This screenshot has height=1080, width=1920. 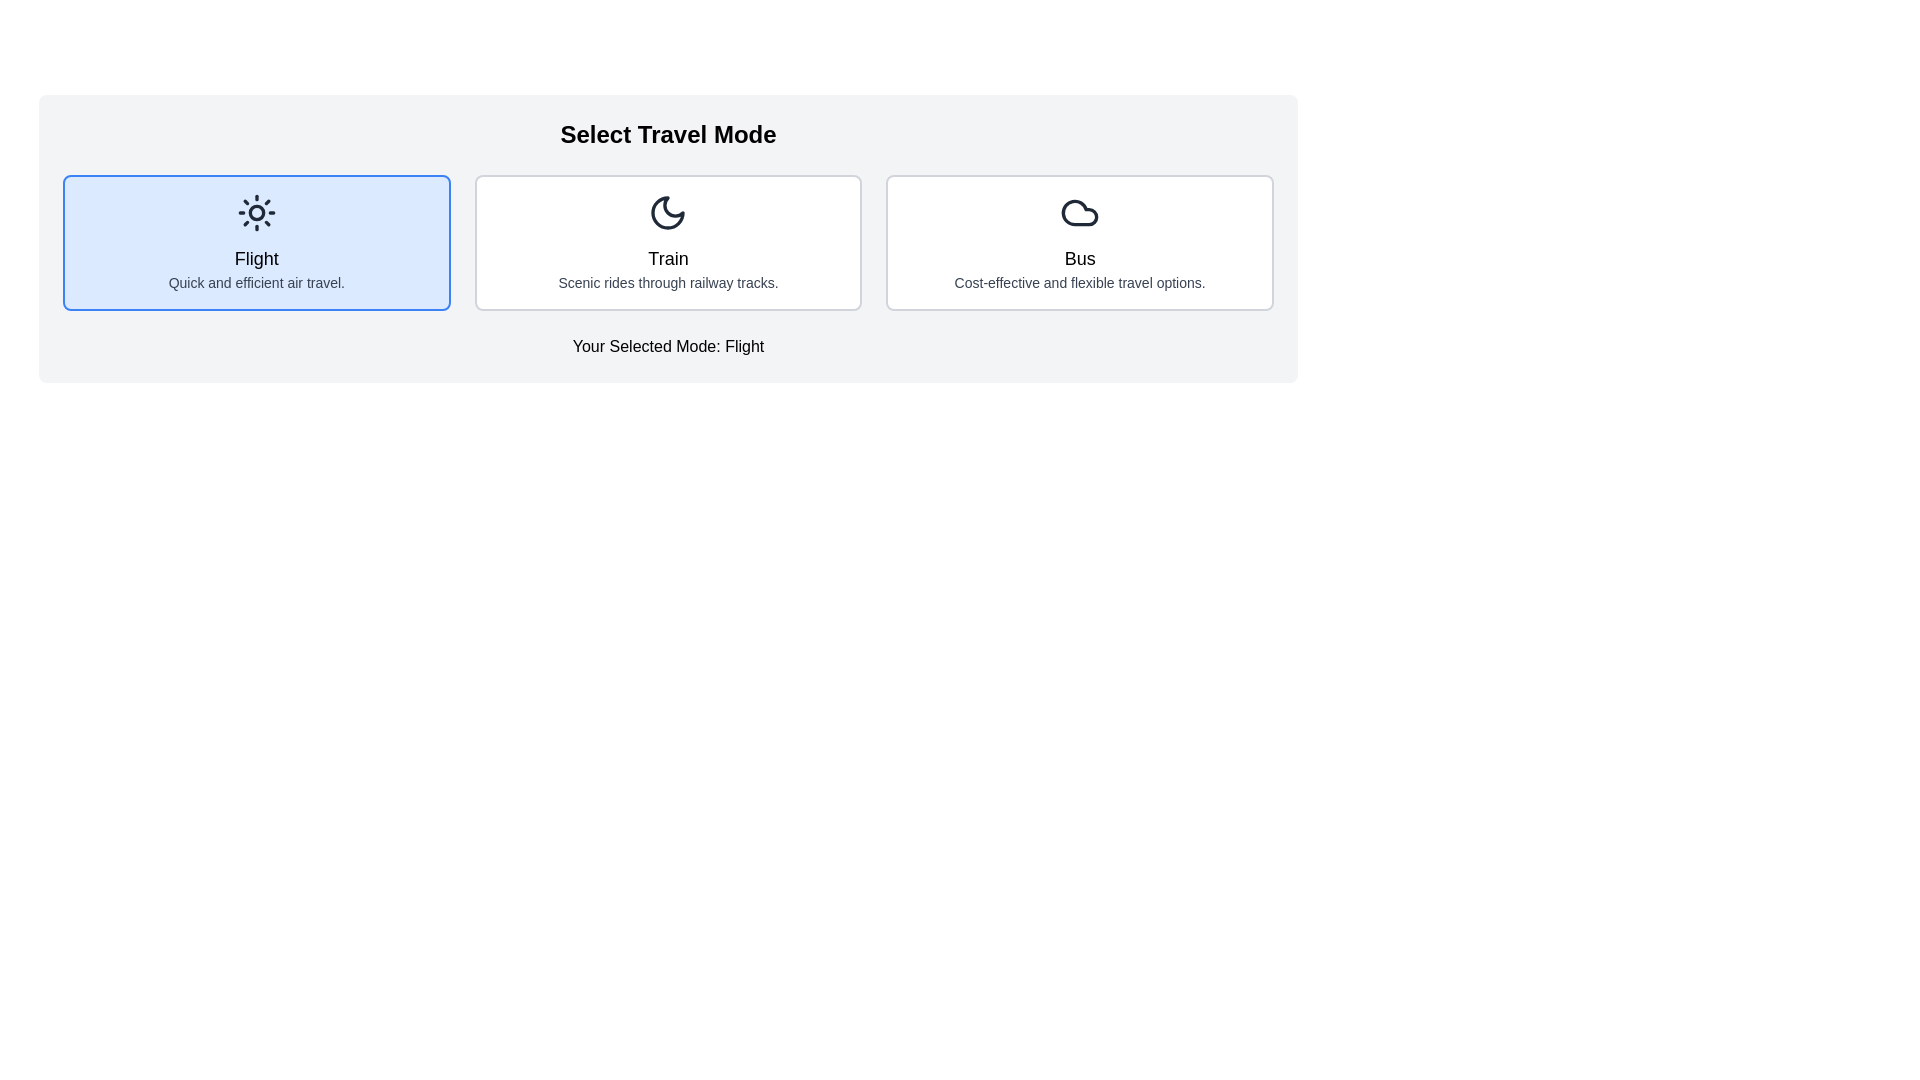 What do you see at coordinates (1079, 212) in the screenshot?
I see `the 'Bus' icon, which is centrally placed inside the 'Bus' selection box in the 'Select Travel Mode' interface` at bounding box center [1079, 212].